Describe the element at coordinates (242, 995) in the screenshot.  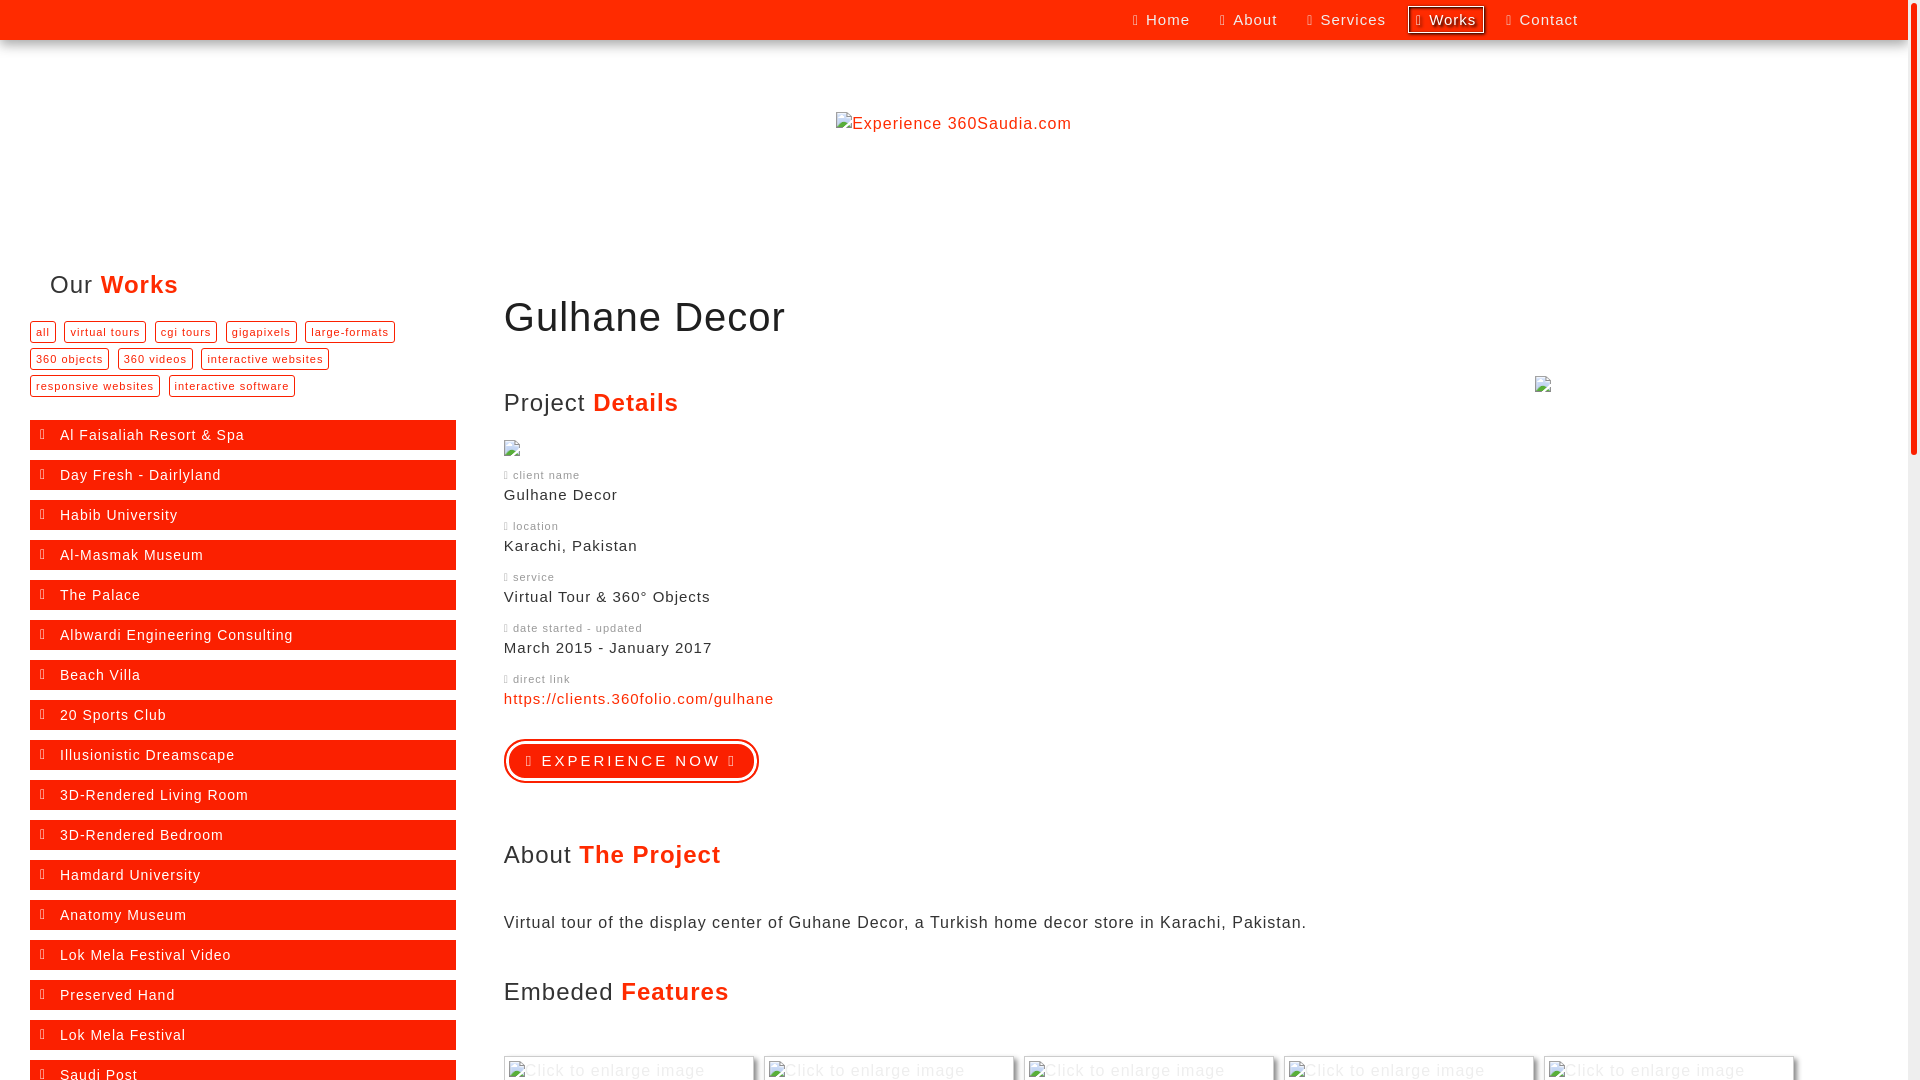
I see `'Preserved Hand'` at that location.